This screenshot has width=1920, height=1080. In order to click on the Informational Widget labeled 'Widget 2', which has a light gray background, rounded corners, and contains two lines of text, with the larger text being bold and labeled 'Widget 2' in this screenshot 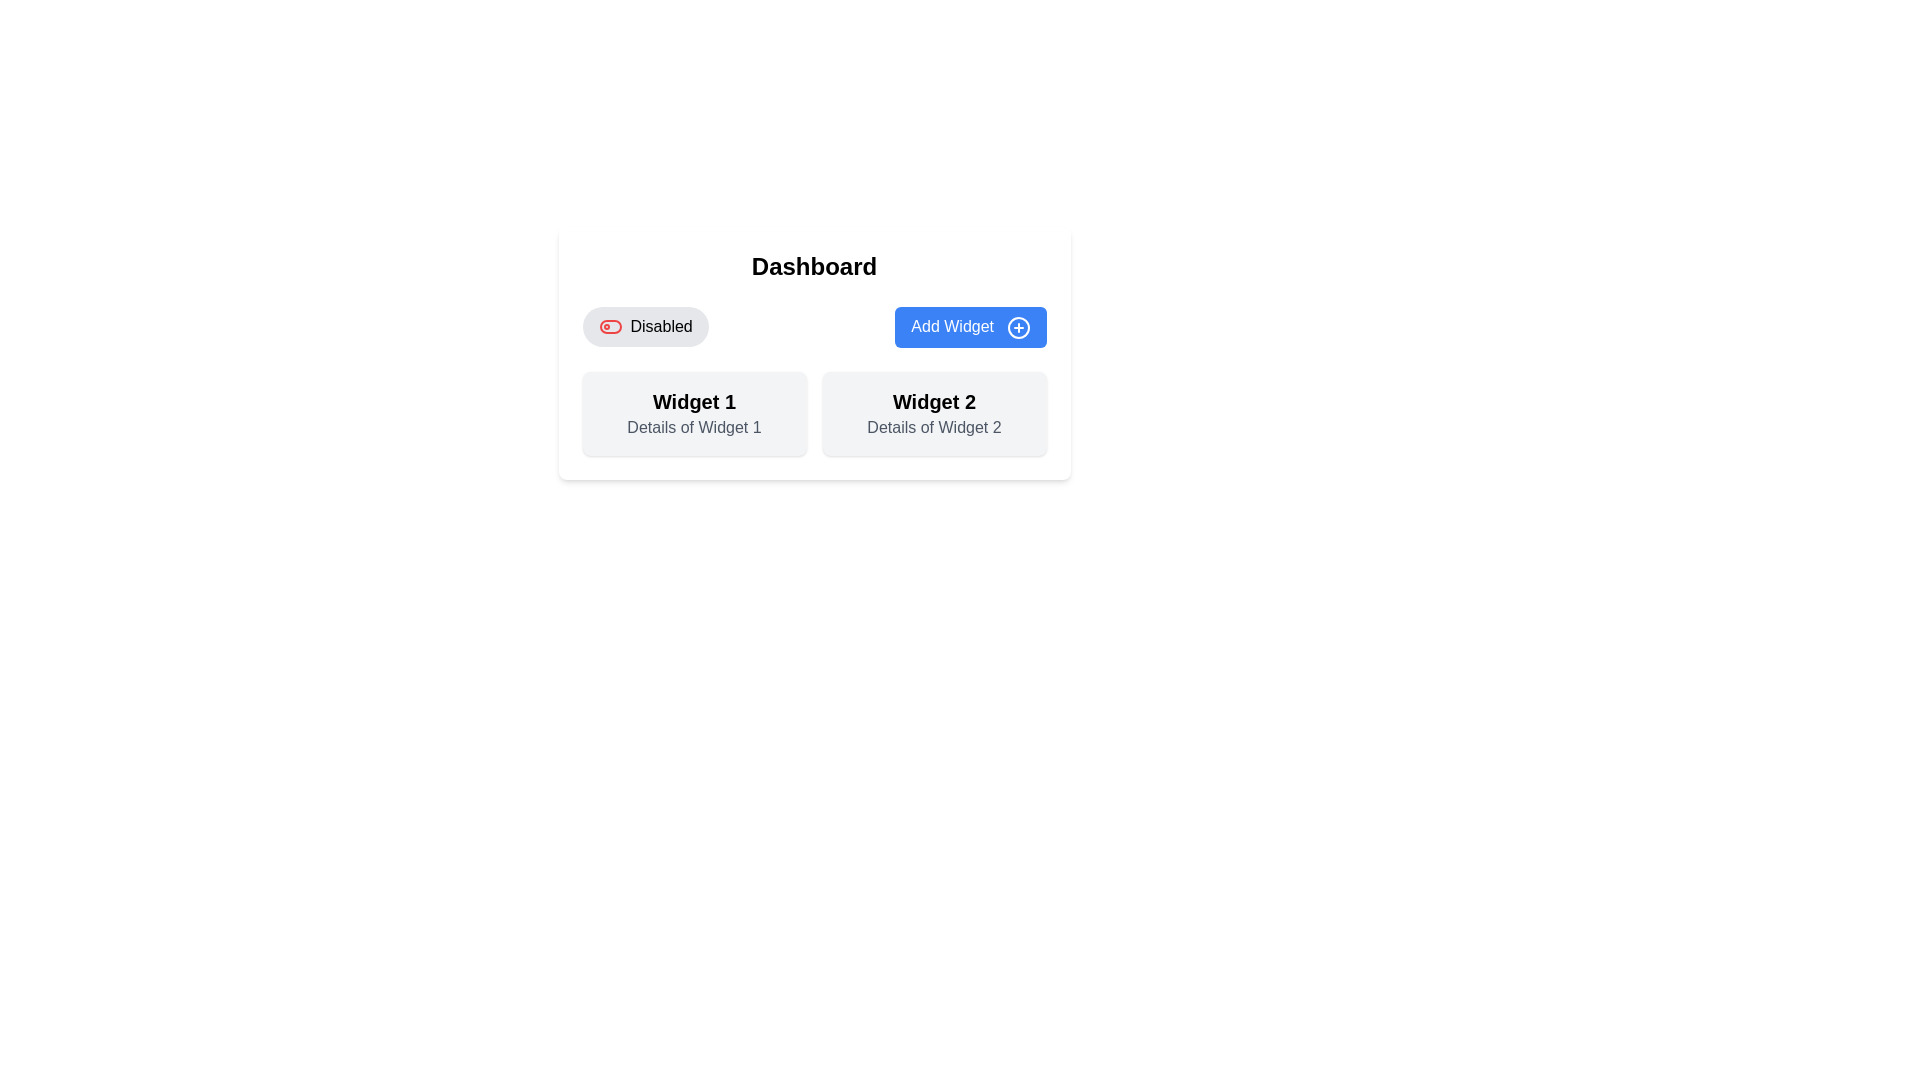, I will do `click(933, 412)`.